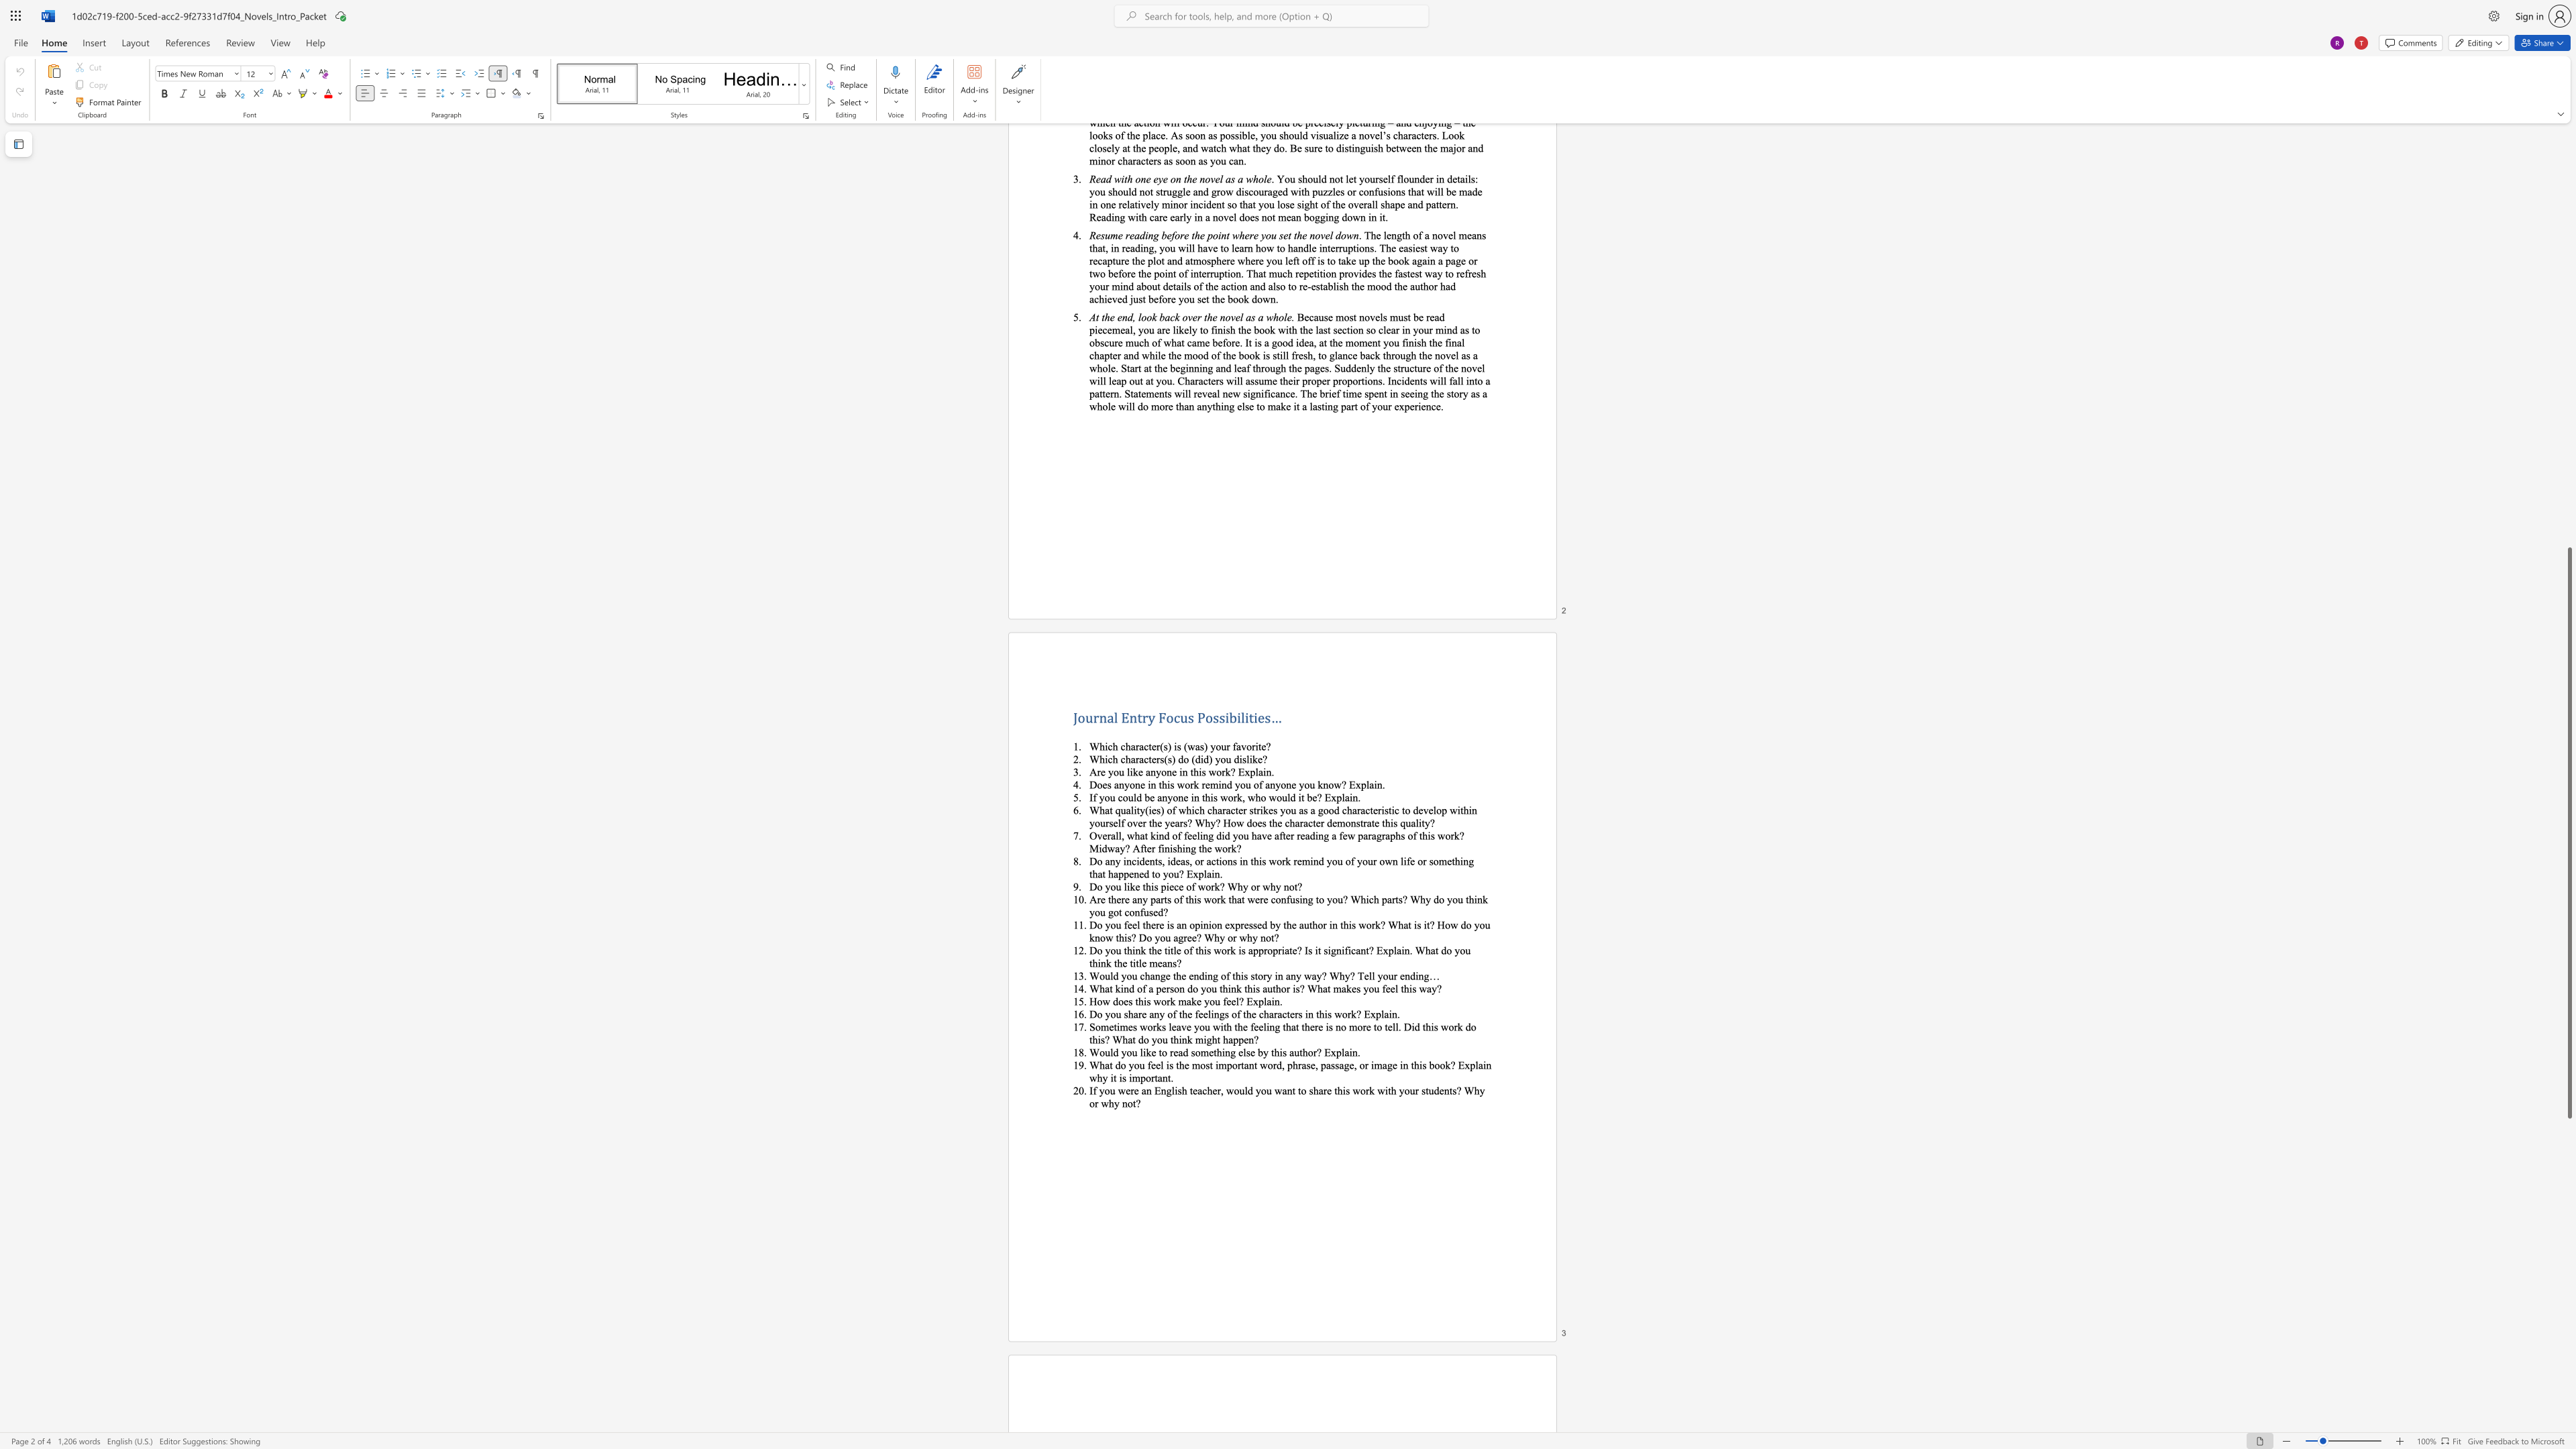  Describe the element at coordinates (2568, 147) in the screenshot. I see `the scrollbar to slide the page up` at that location.